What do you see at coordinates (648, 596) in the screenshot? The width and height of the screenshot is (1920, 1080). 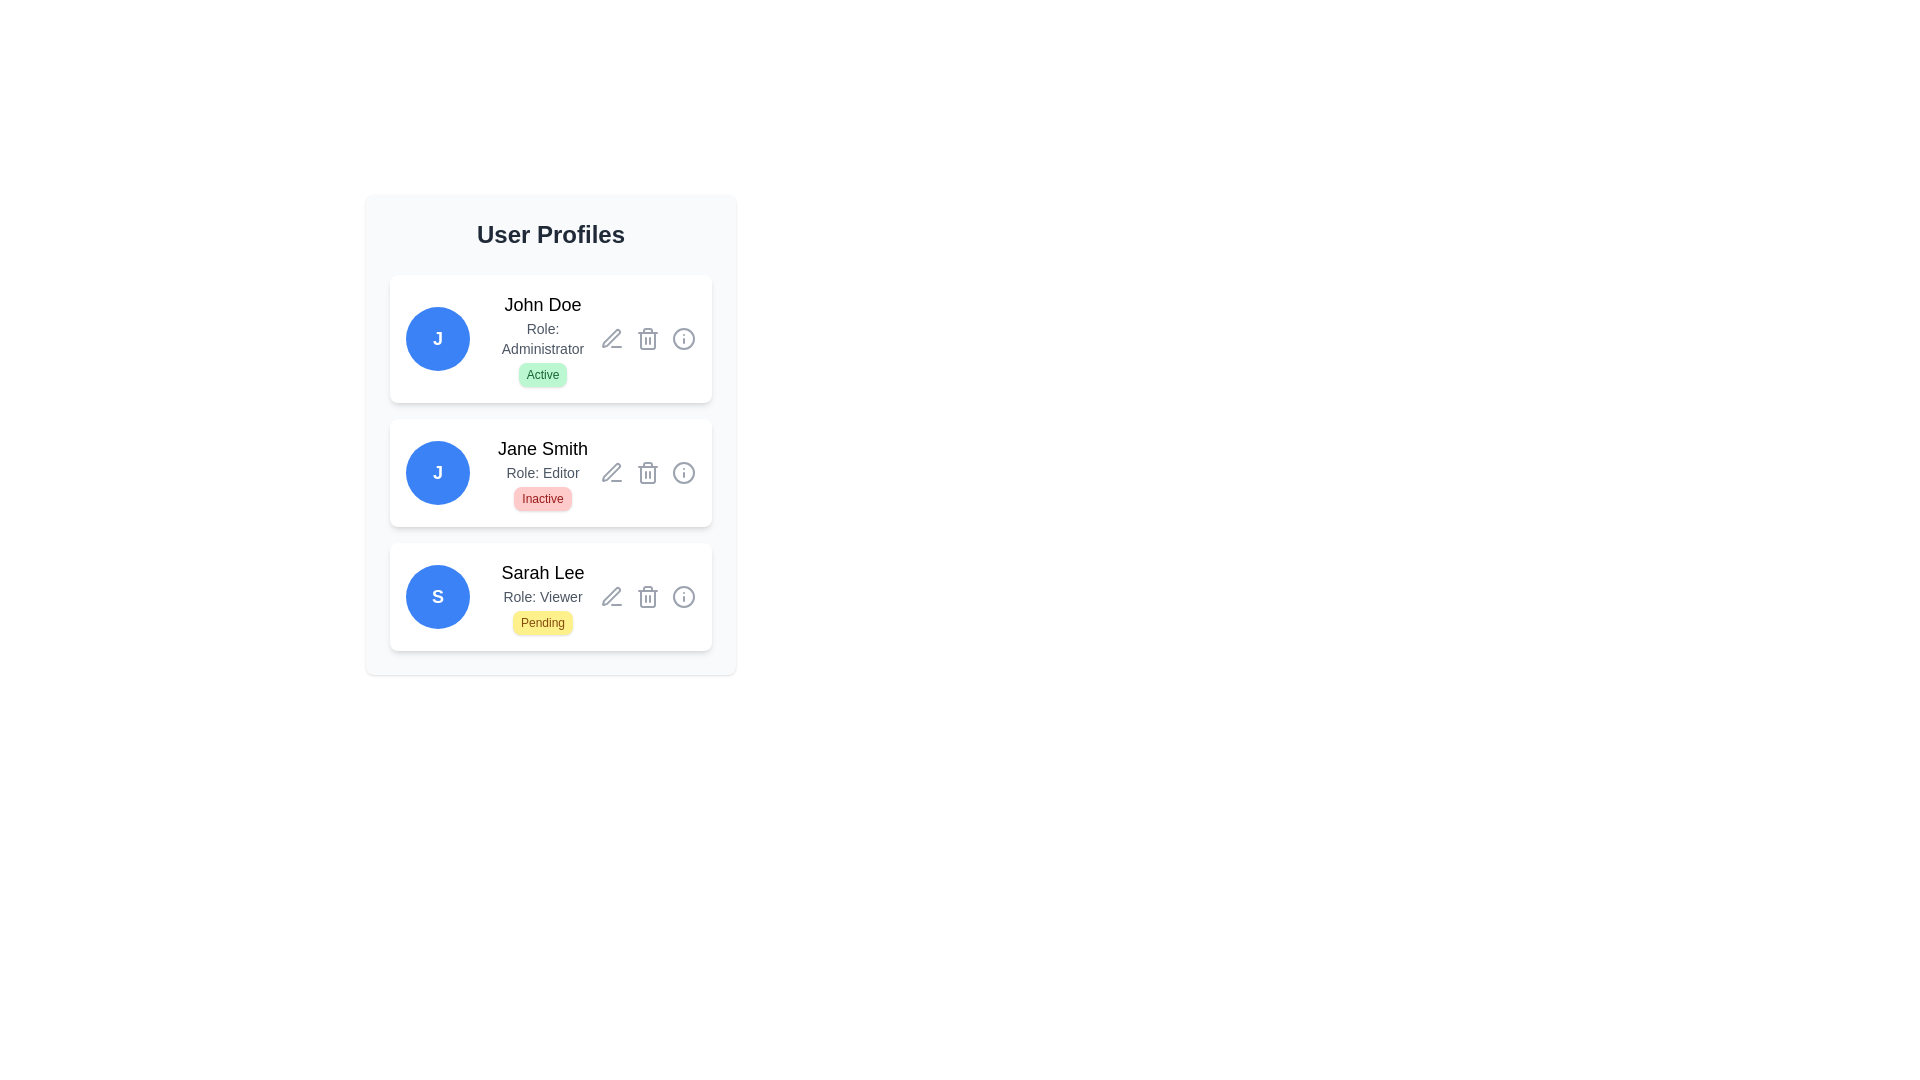 I see `the trash can icon button, which is the third icon in the horizontal action button group next to user roles` at bounding box center [648, 596].